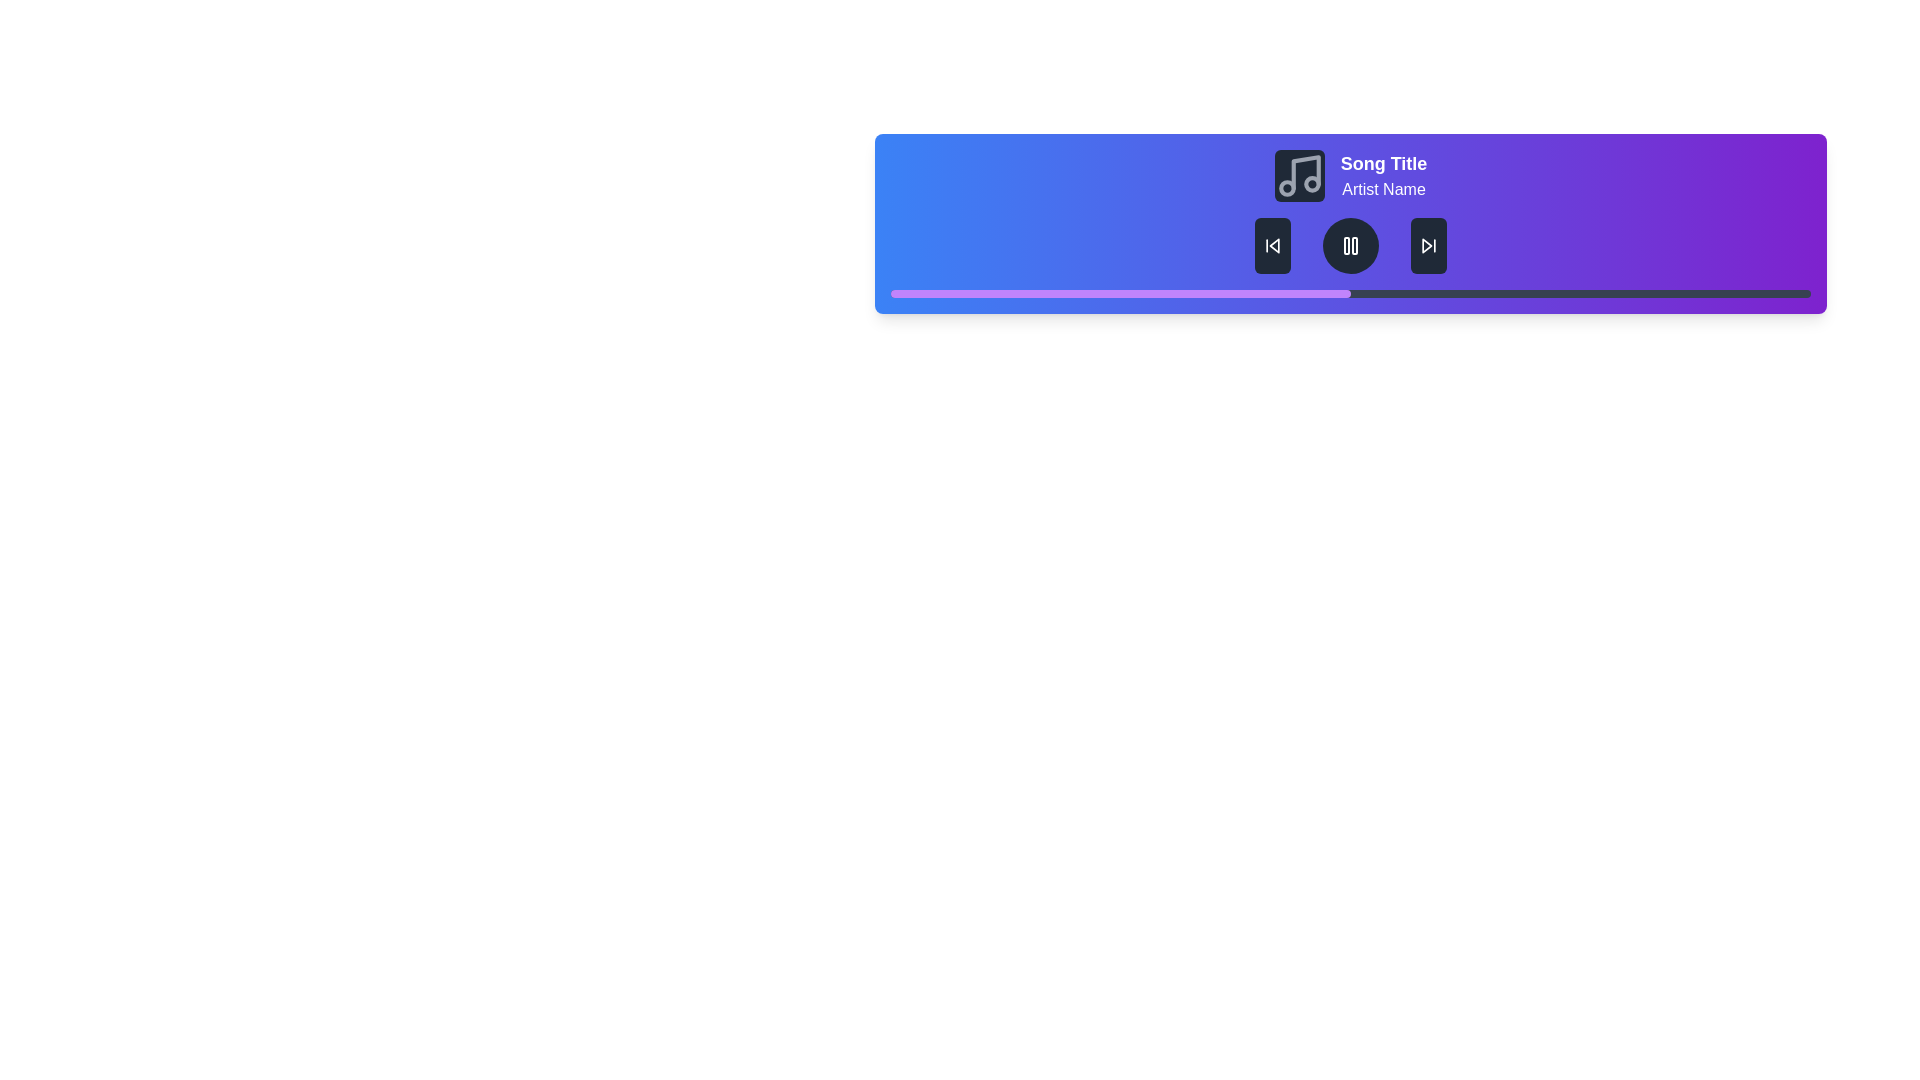 This screenshot has height=1080, width=1920. Describe the element at coordinates (1432, 293) in the screenshot. I see `progress` at that location.